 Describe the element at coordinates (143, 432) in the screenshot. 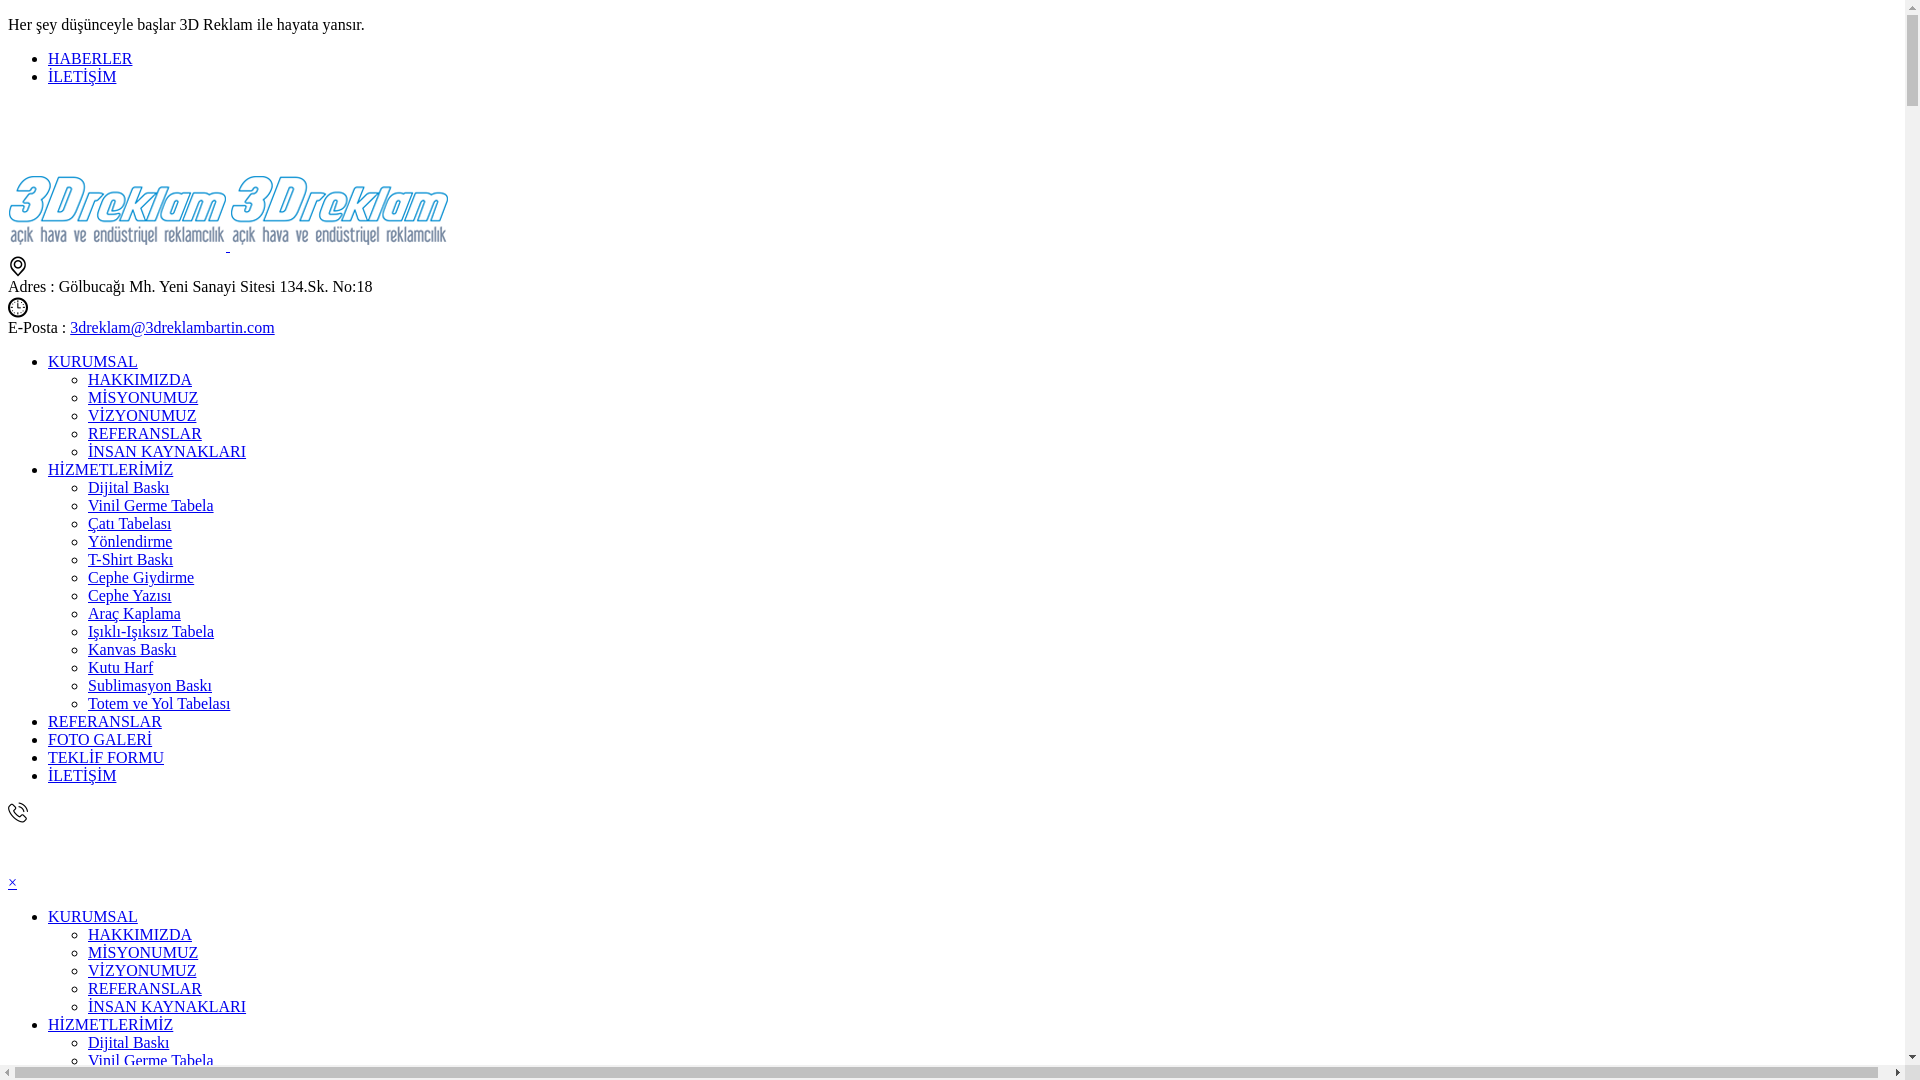

I see `'REFERANSLAR'` at that location.